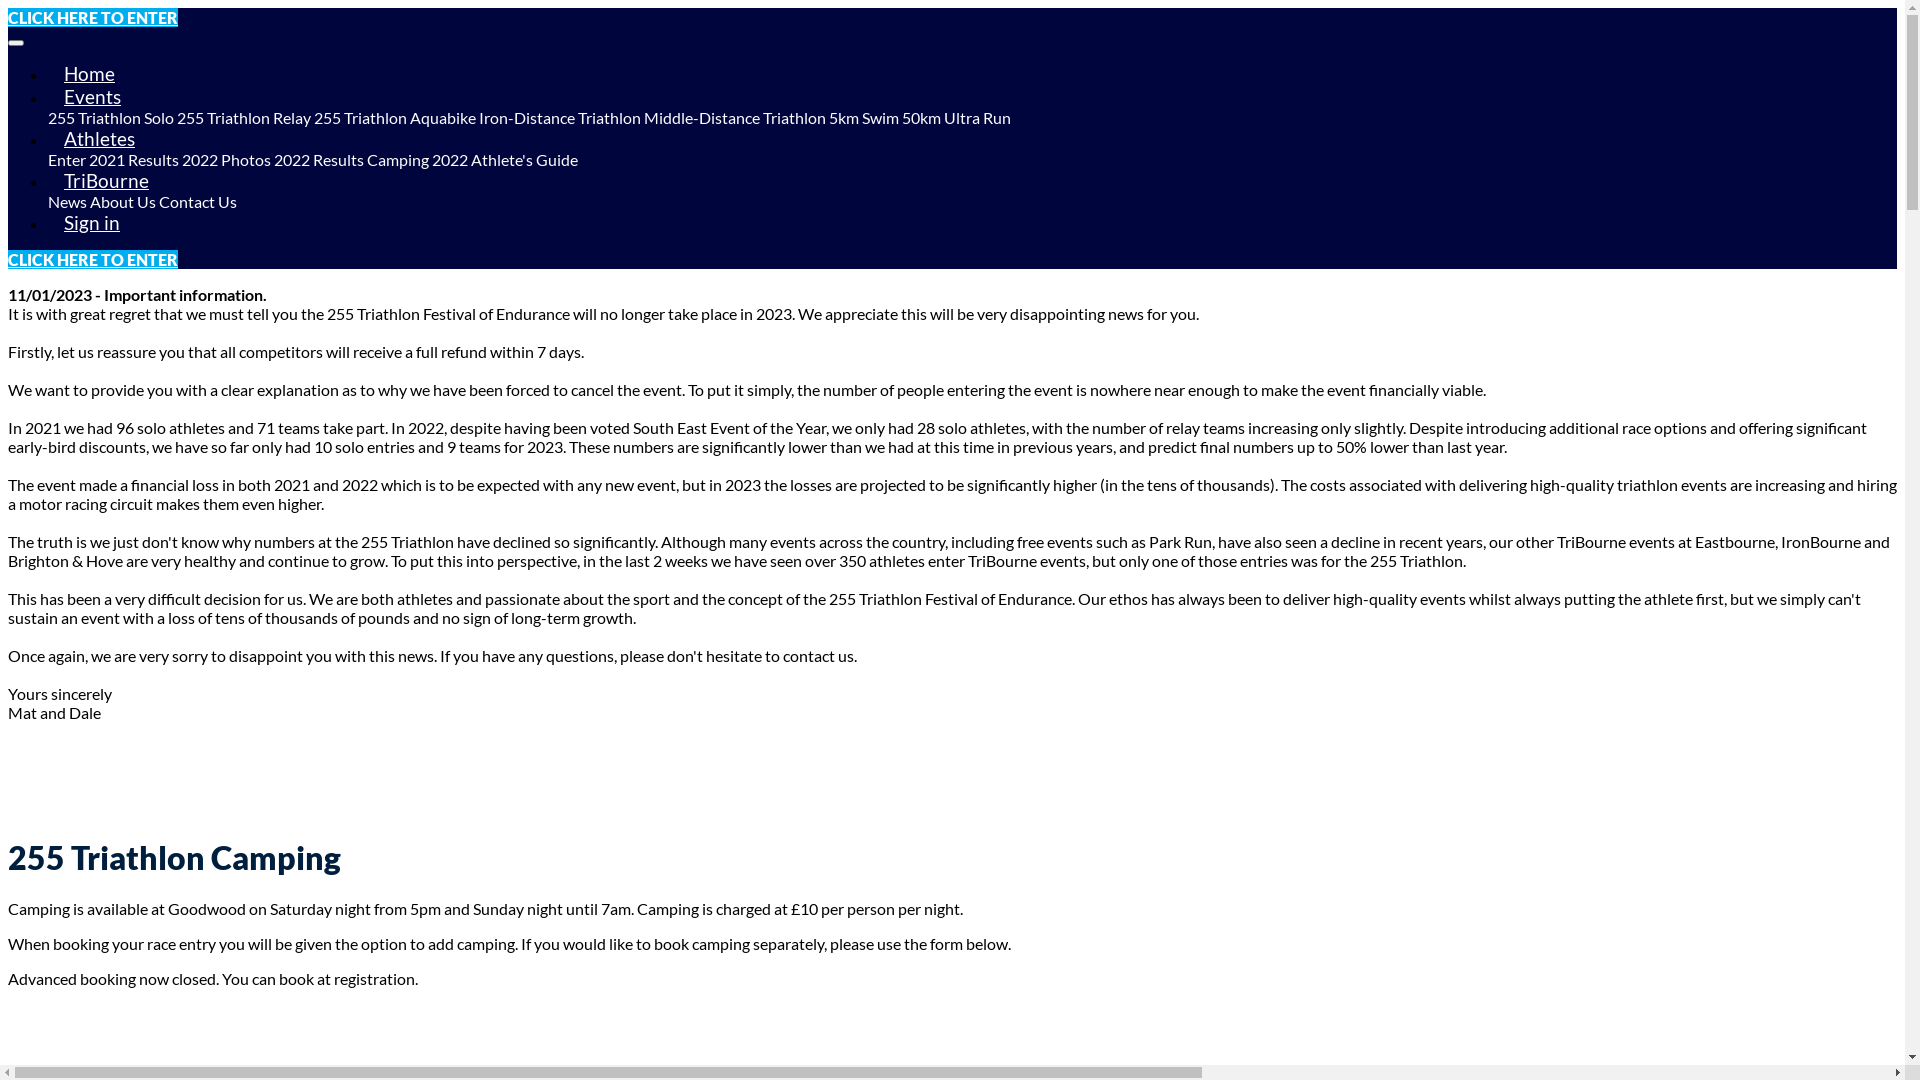 This screenshot has width=1920, height=1080. I want to click on 'Athletes', so click(98, 137).